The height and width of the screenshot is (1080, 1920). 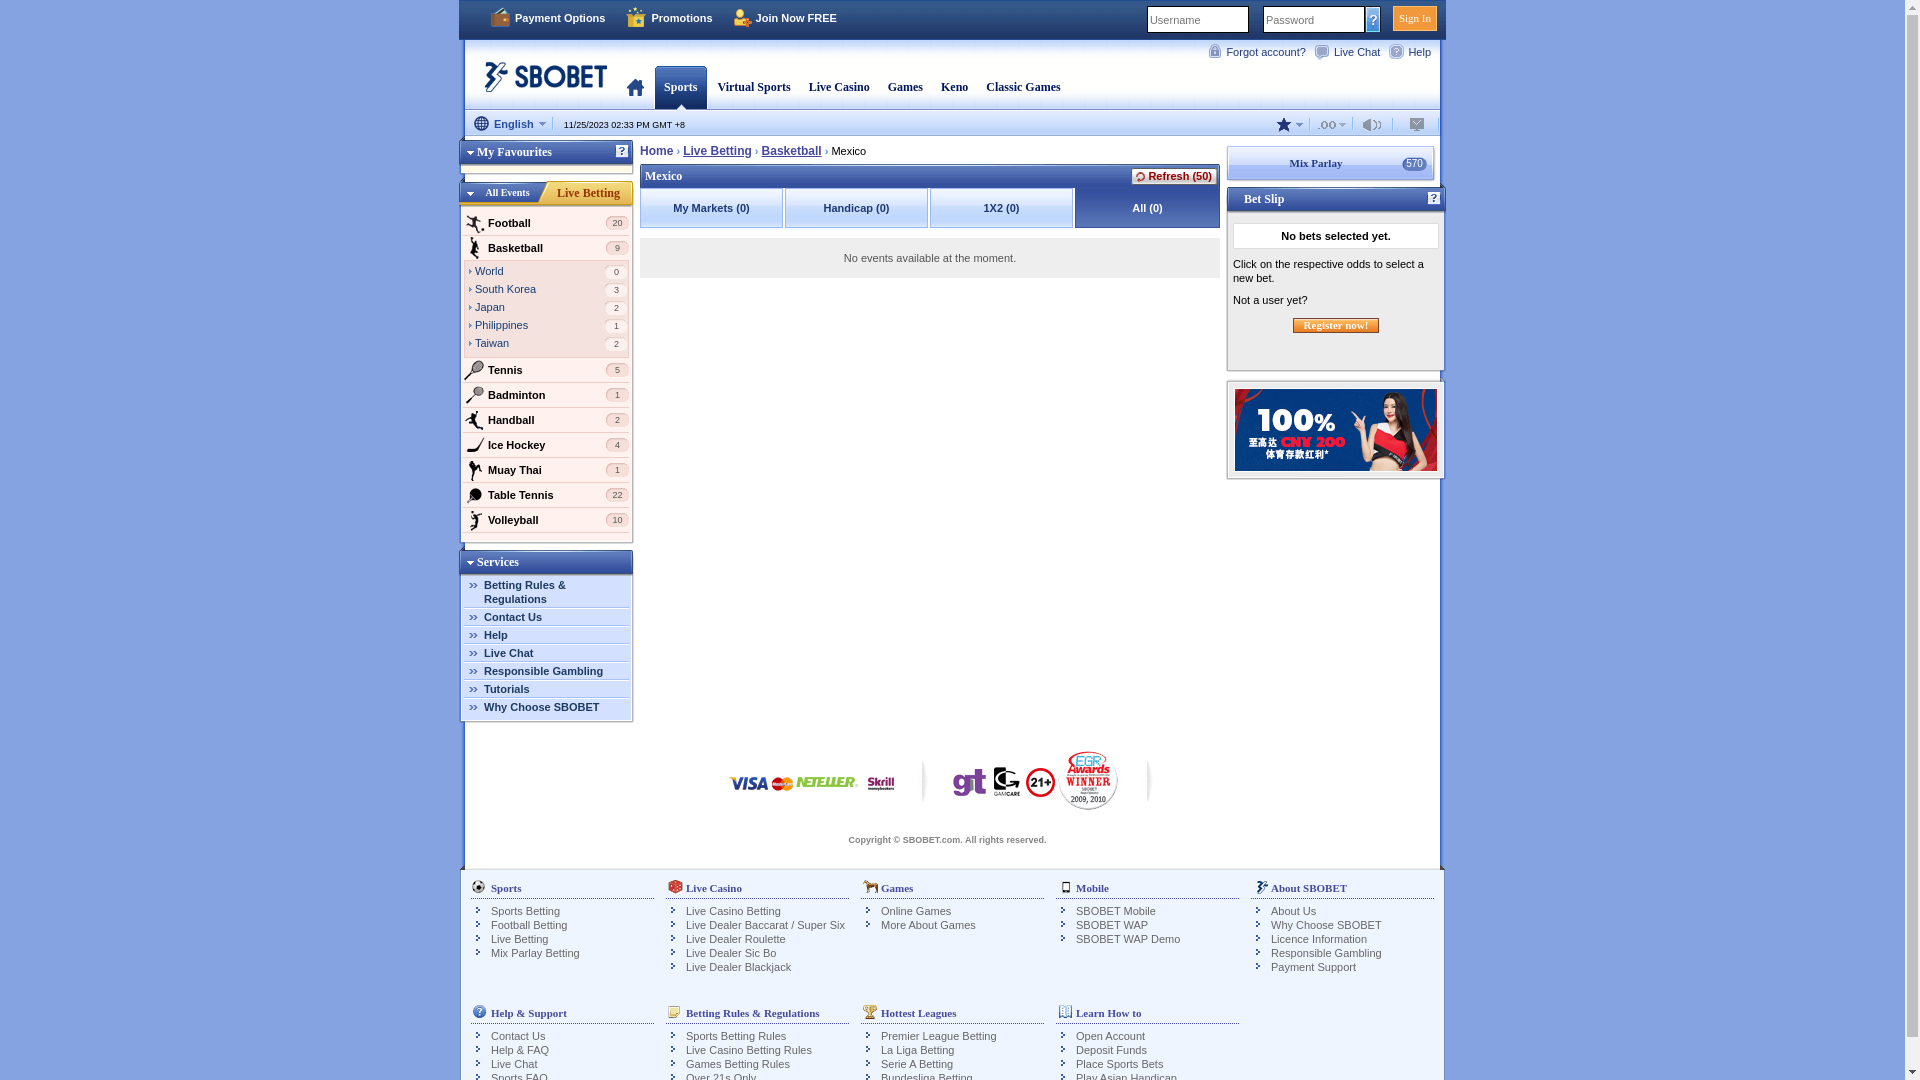 What do you see at coordinates (686, 1048) in the screenshot?
I see `'Live Casino Betting Rules'` at bounding box center [686, 1048].